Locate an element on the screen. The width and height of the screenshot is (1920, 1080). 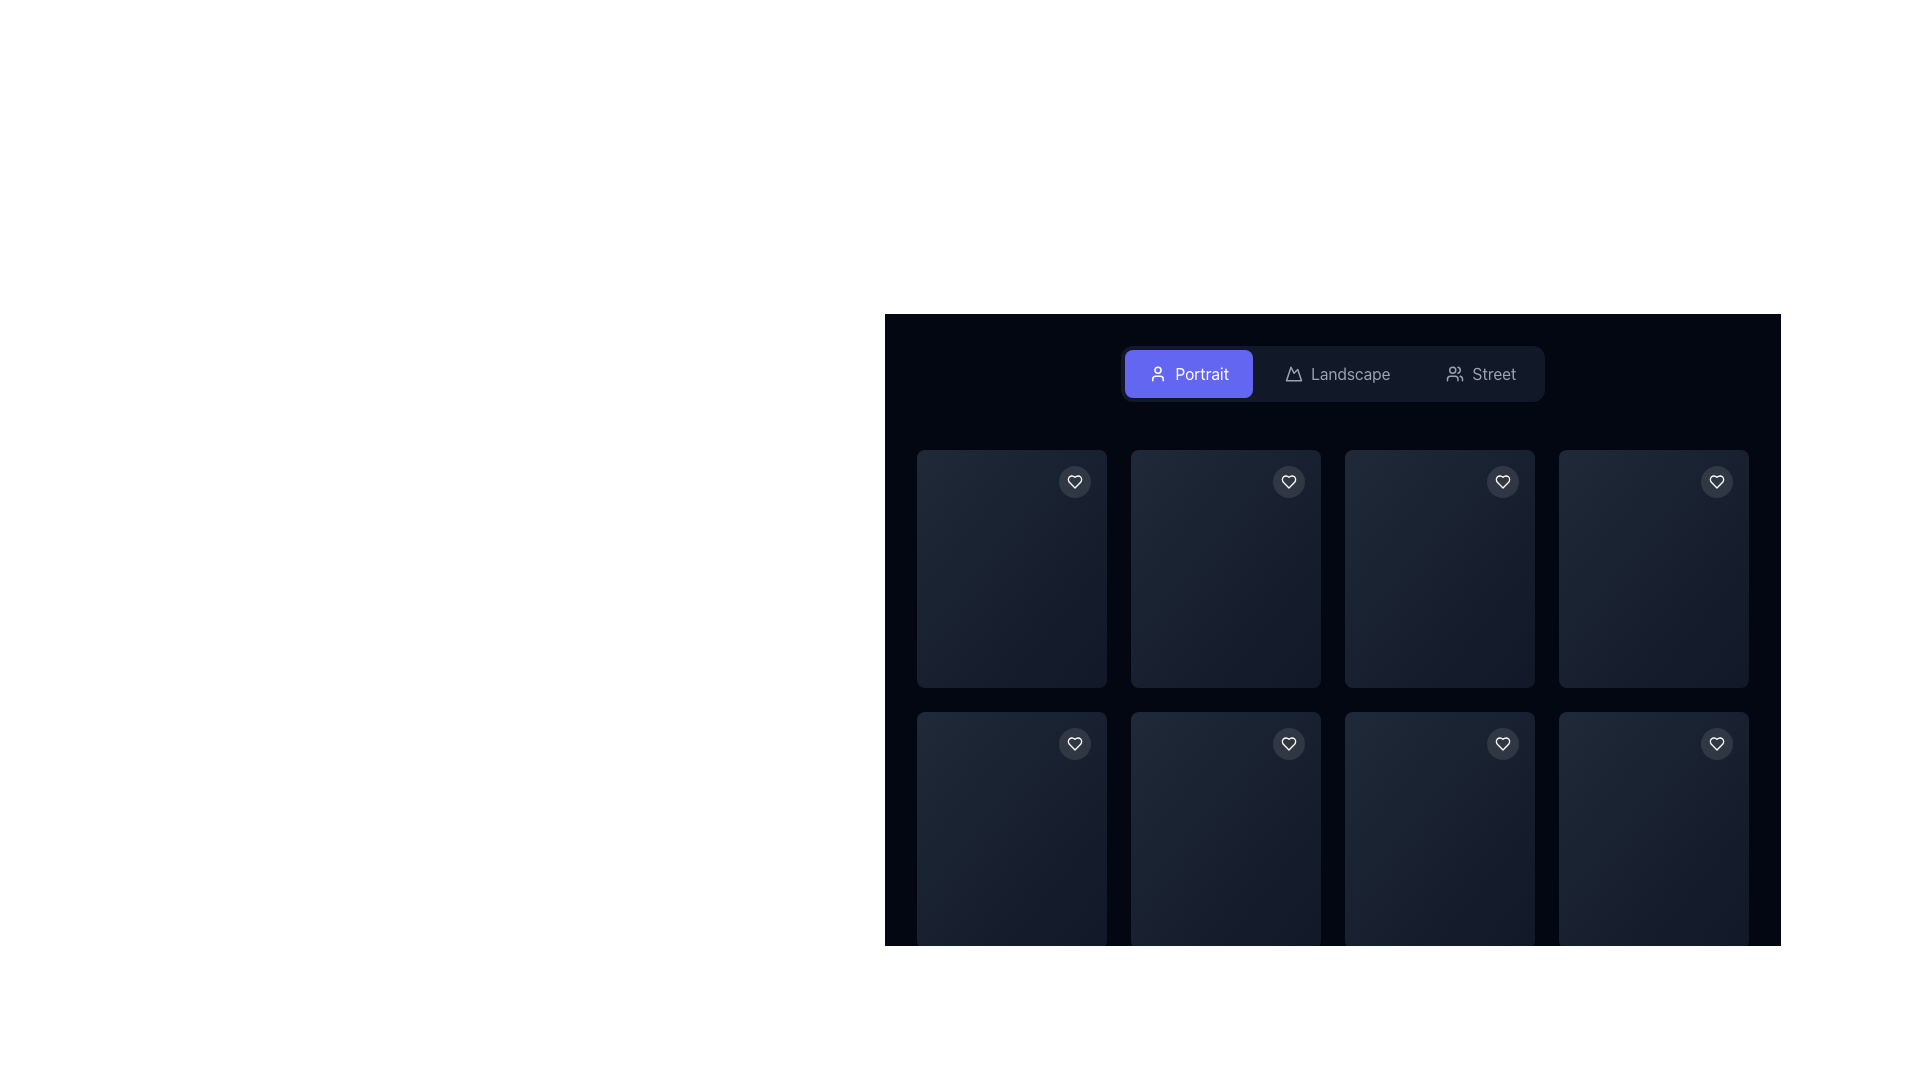
the group/community icon located to the left of the 'Street' button in the top navigation section is located at coordinates (1455, 374).